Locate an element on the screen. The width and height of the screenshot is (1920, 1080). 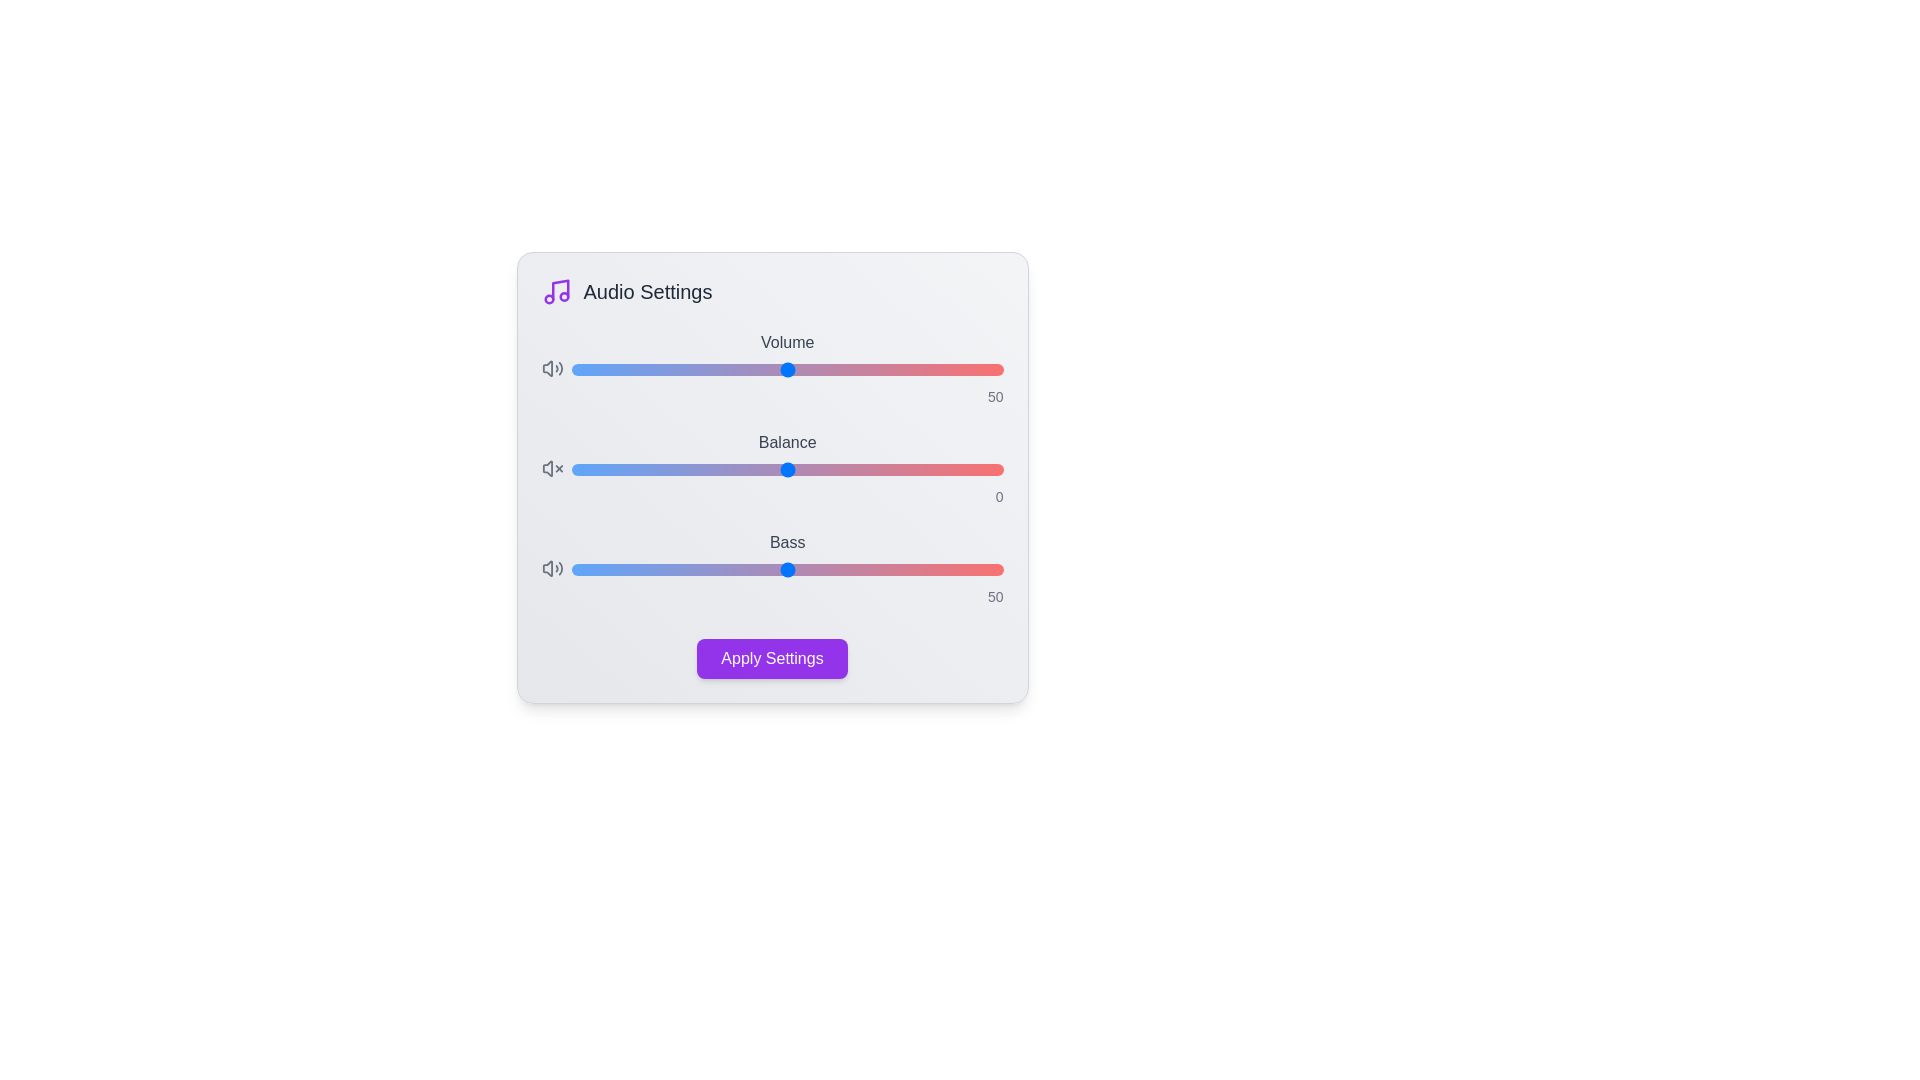
the 'Balance' slider to the specified value -29 is located at coordinates (662, 470).